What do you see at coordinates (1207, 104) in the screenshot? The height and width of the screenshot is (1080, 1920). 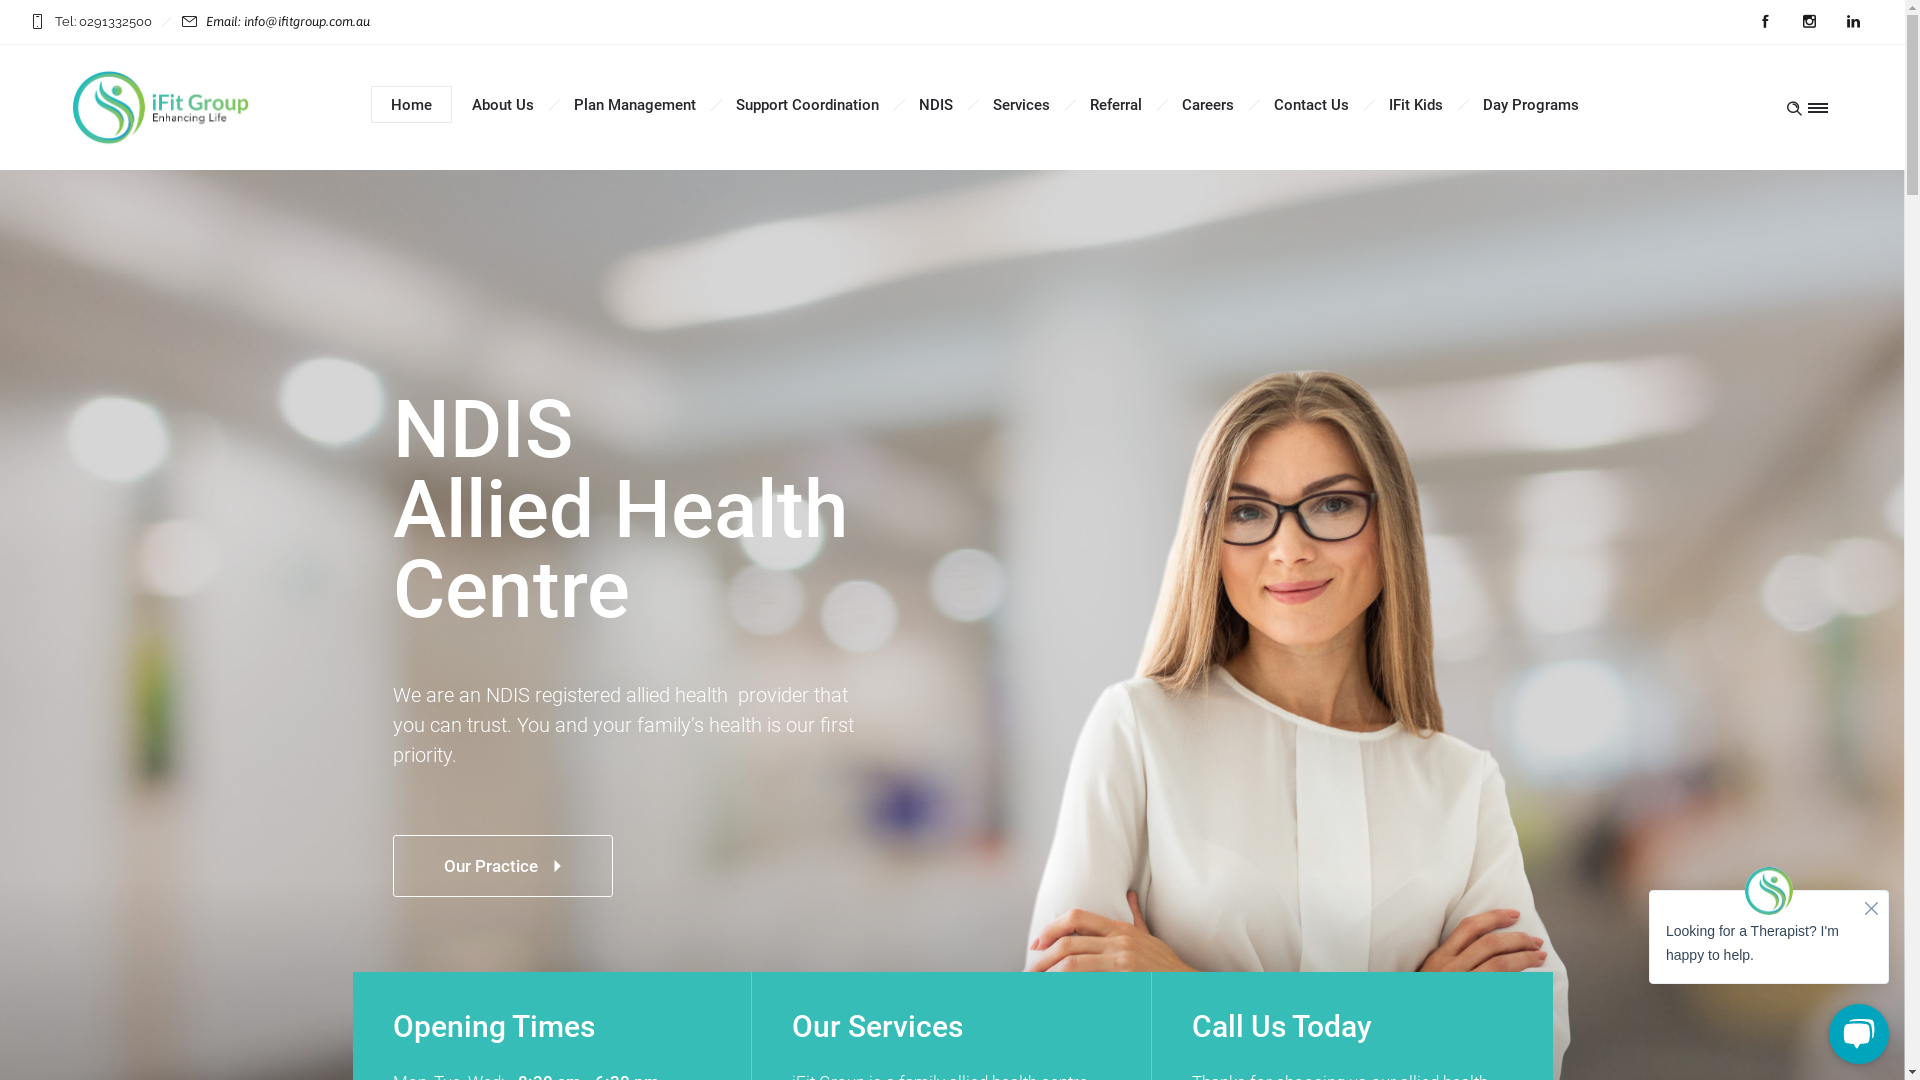 I see `'Careers'` at bounding box center [1207, 104].